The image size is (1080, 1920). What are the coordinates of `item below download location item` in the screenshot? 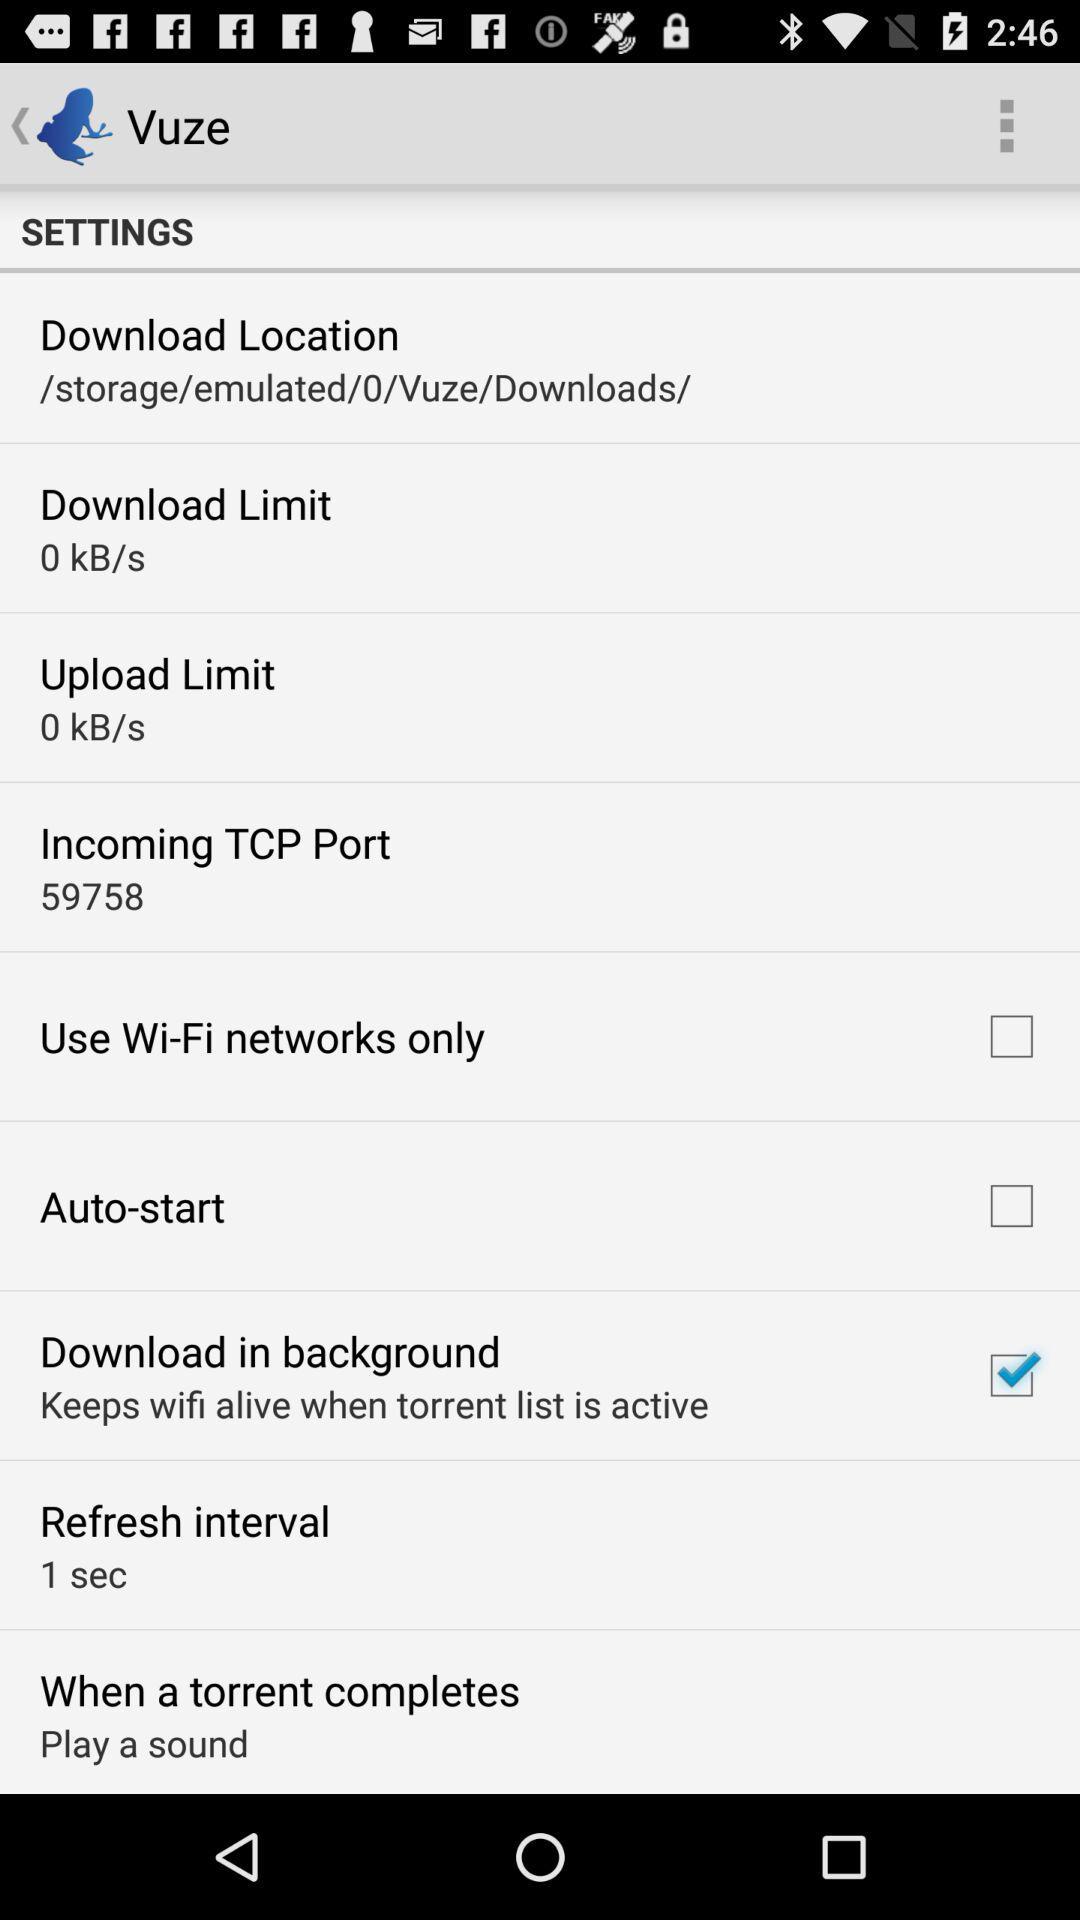 It's located at (365, 387).